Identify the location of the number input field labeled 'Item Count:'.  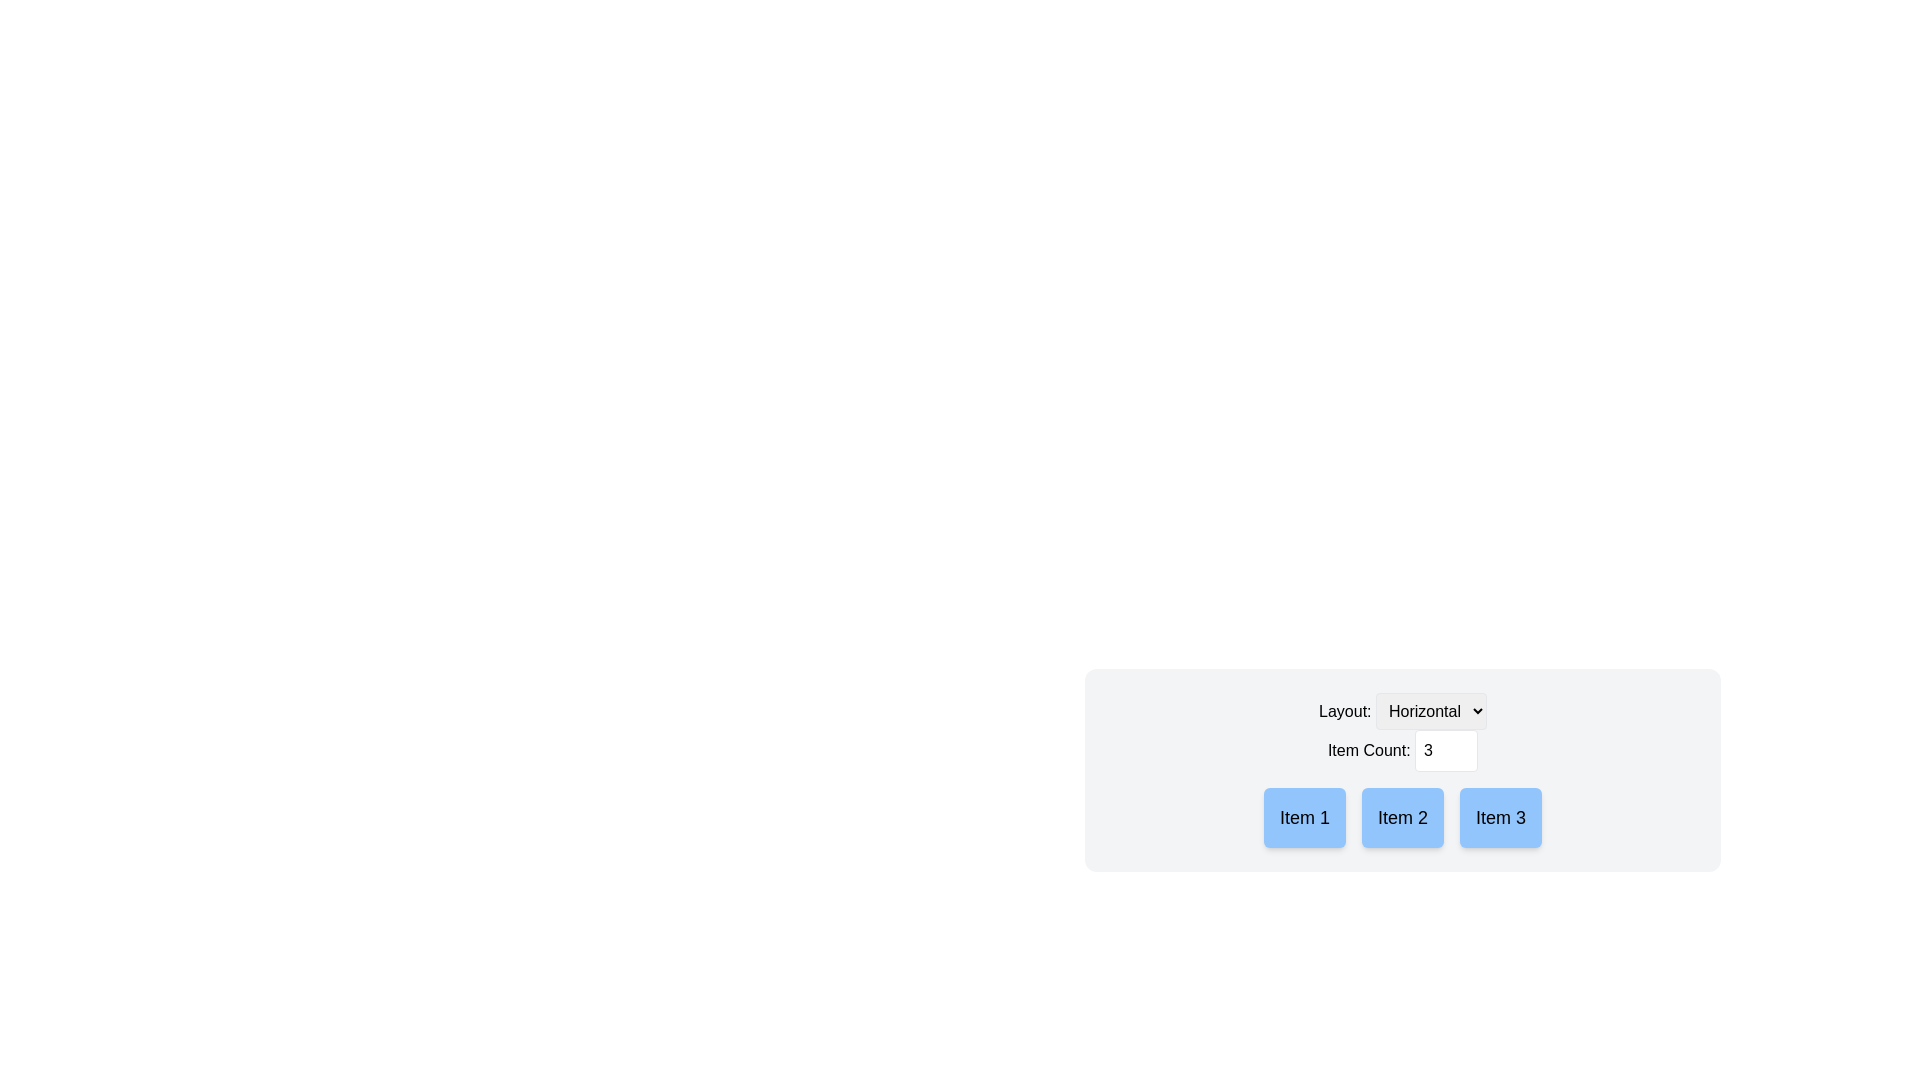
(1401, 751).